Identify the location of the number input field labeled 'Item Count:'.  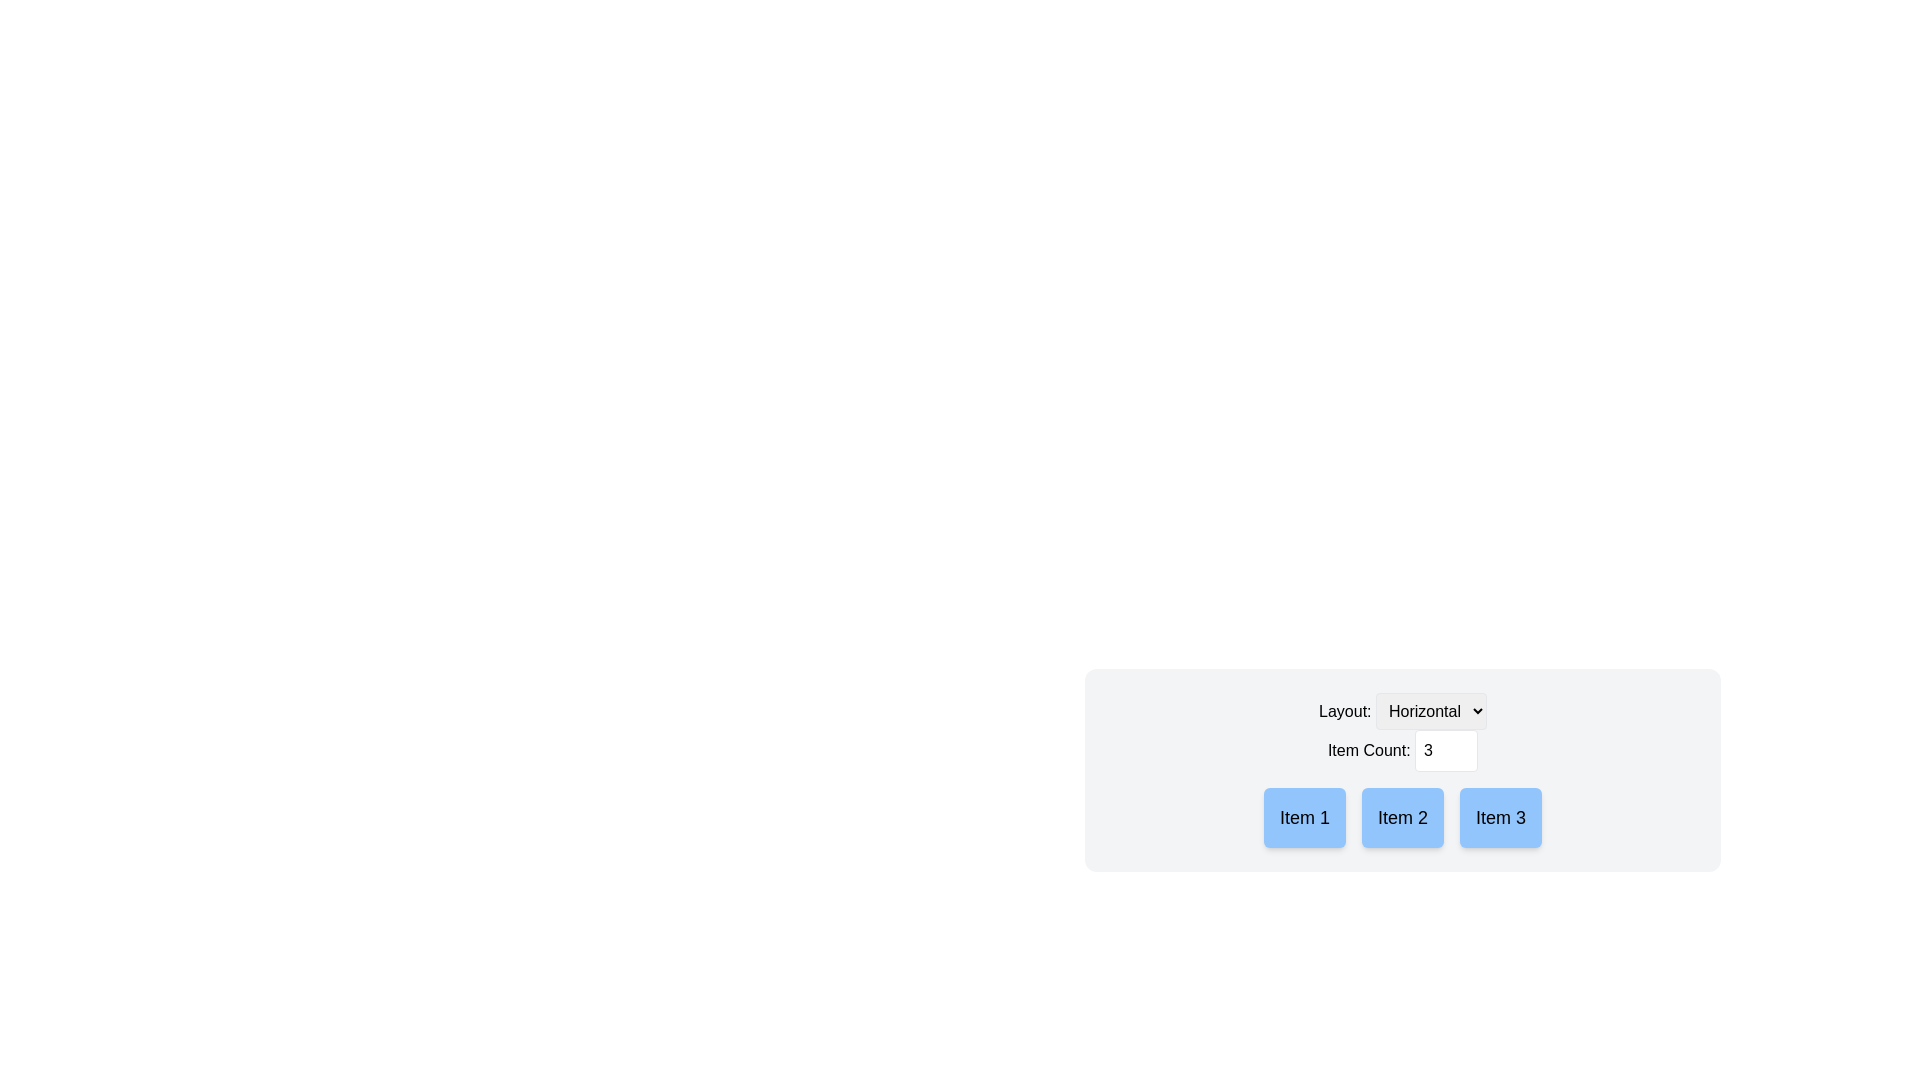
(1401, 751).